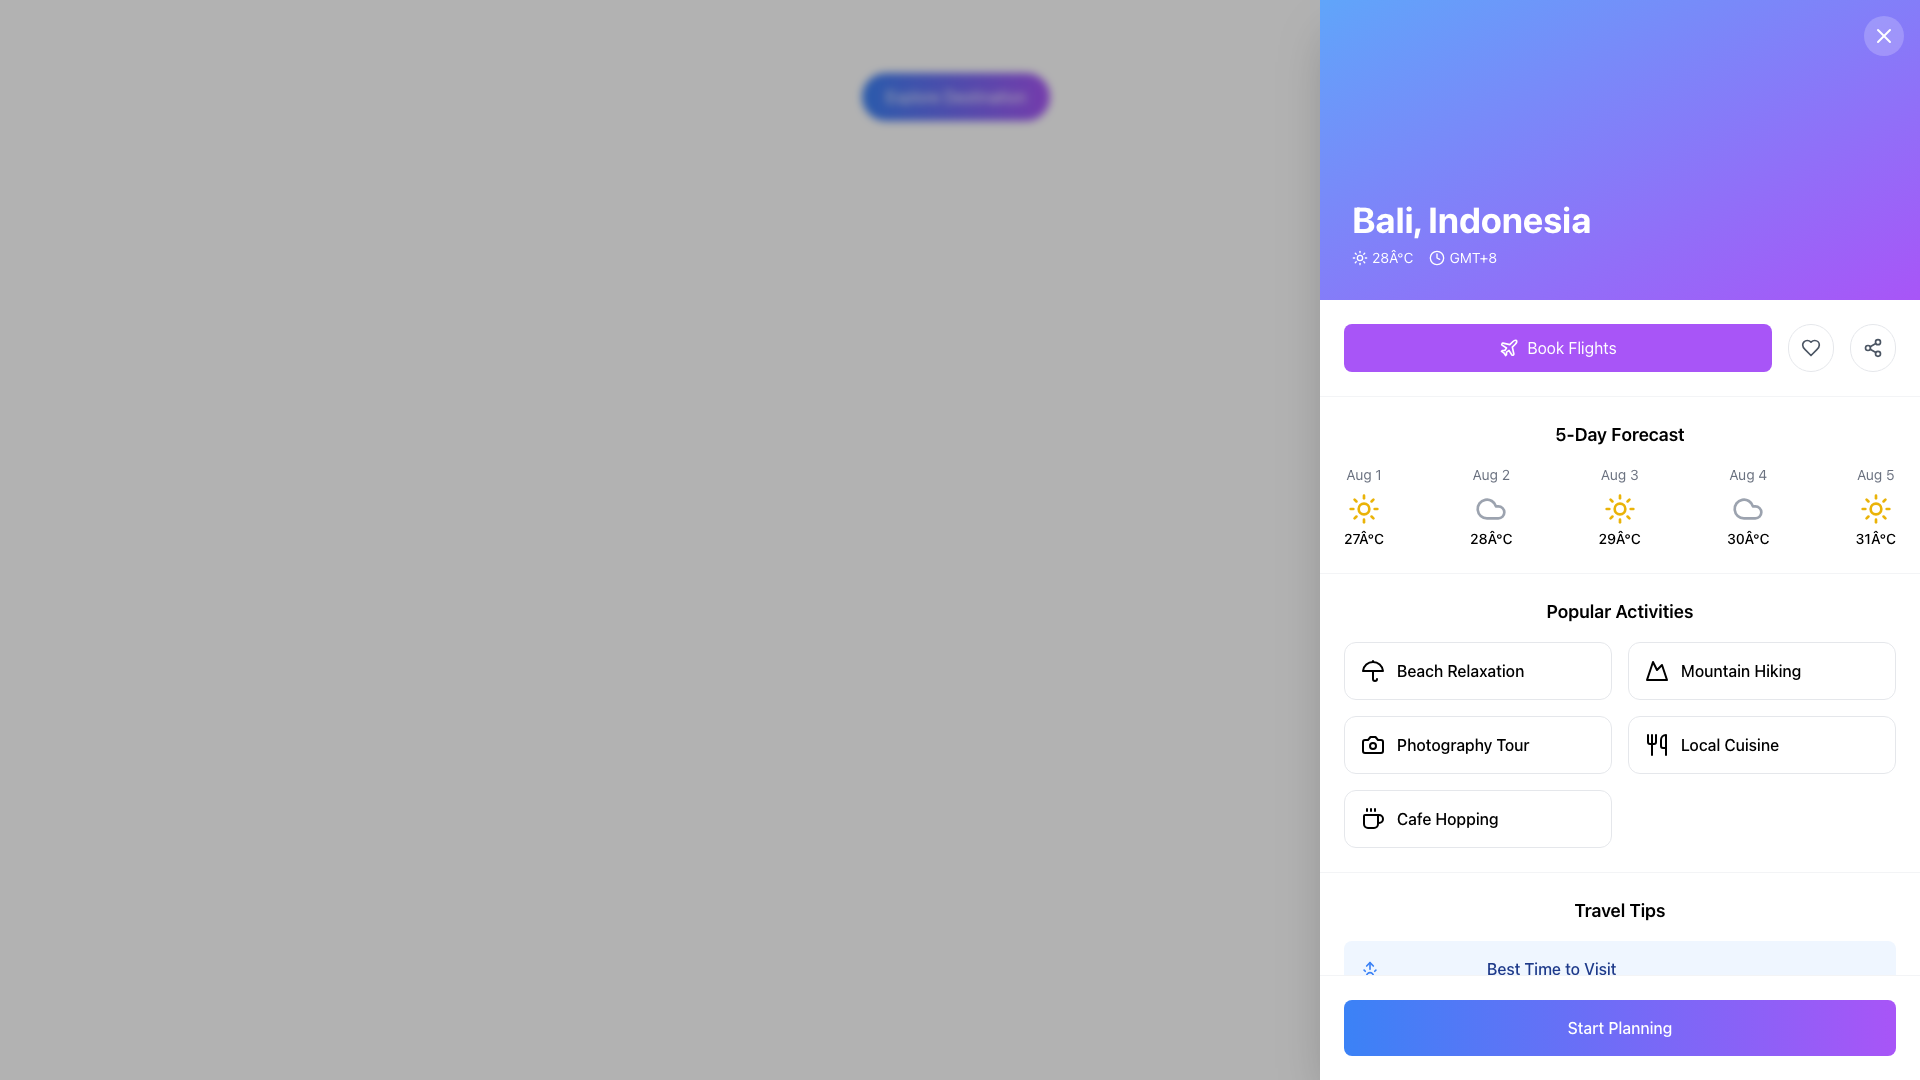  Describe the element at coordinates (1810, 346) in the screenshot. I see `the outlined heart icon button located in the top right control section` at that location.